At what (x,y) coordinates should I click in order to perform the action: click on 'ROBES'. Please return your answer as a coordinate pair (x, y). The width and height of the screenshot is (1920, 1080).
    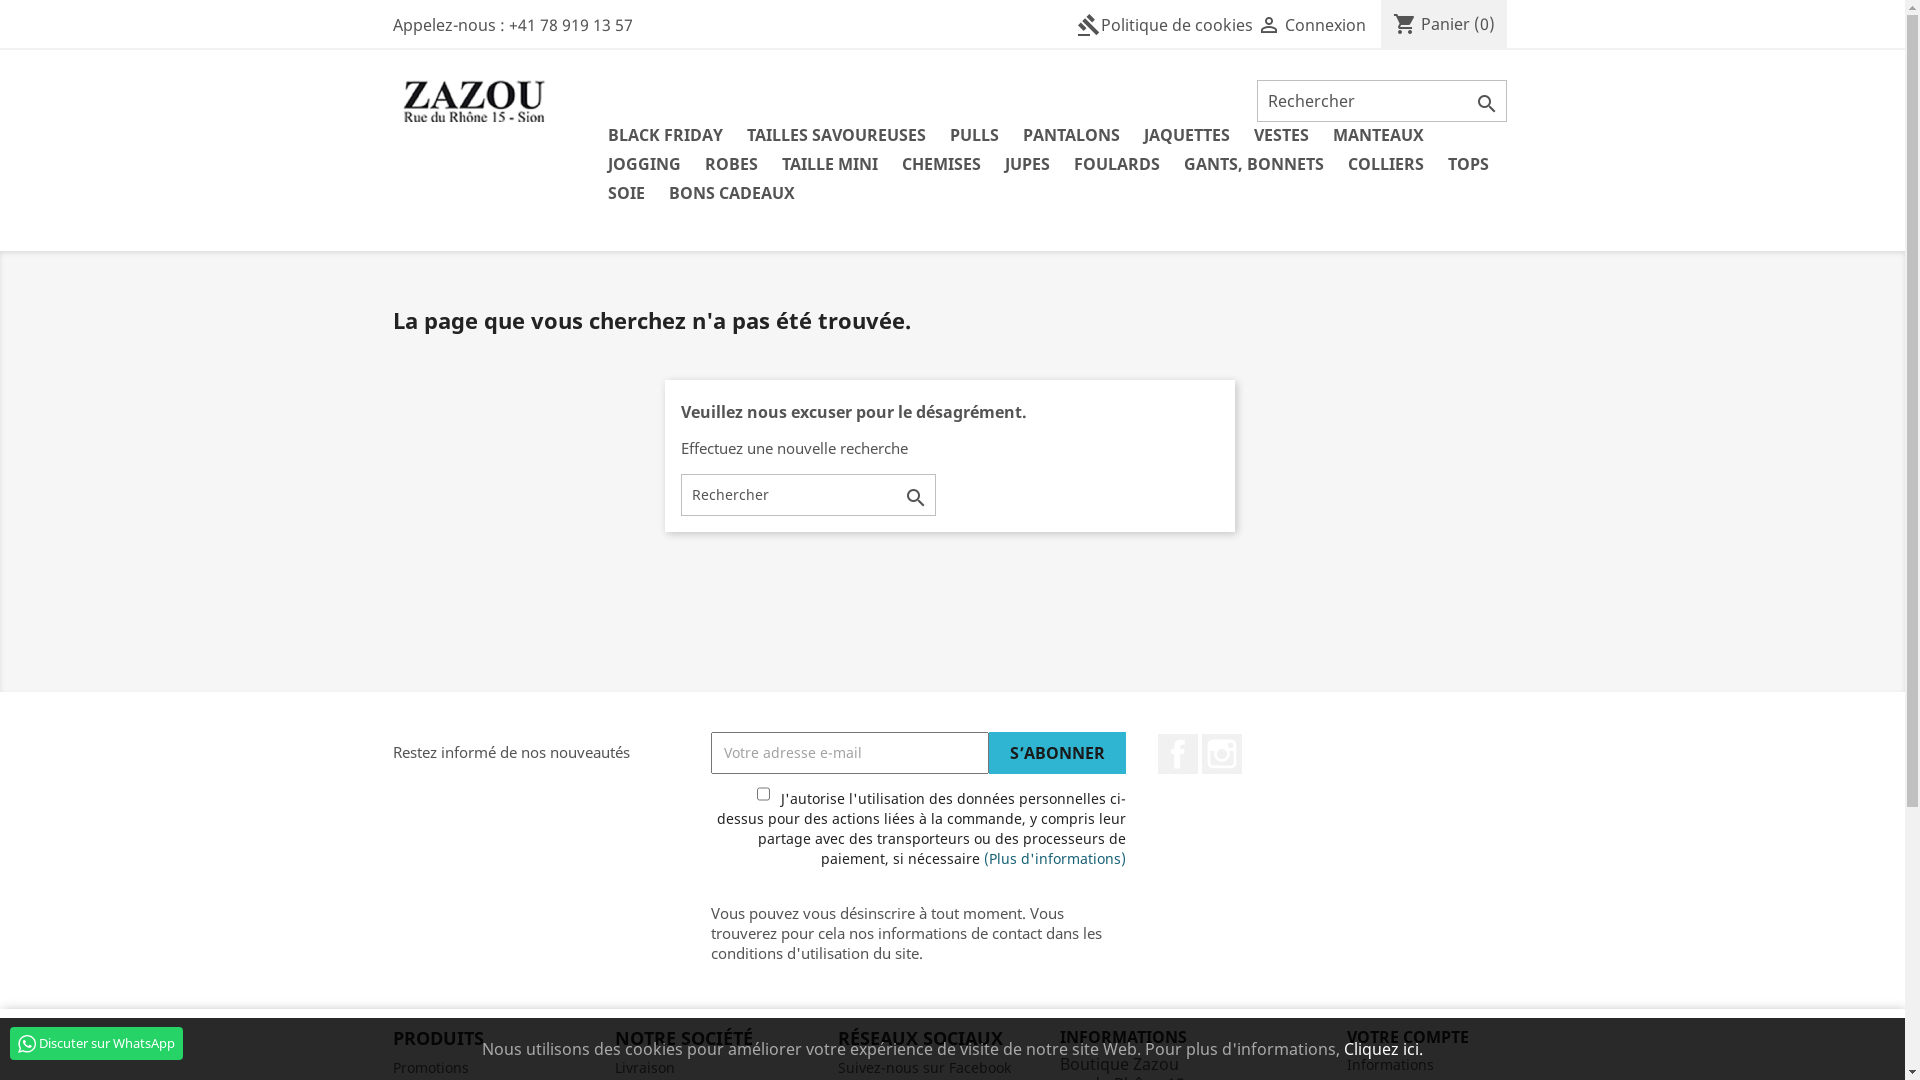
    Looking at the image, I should click on (730, 164).